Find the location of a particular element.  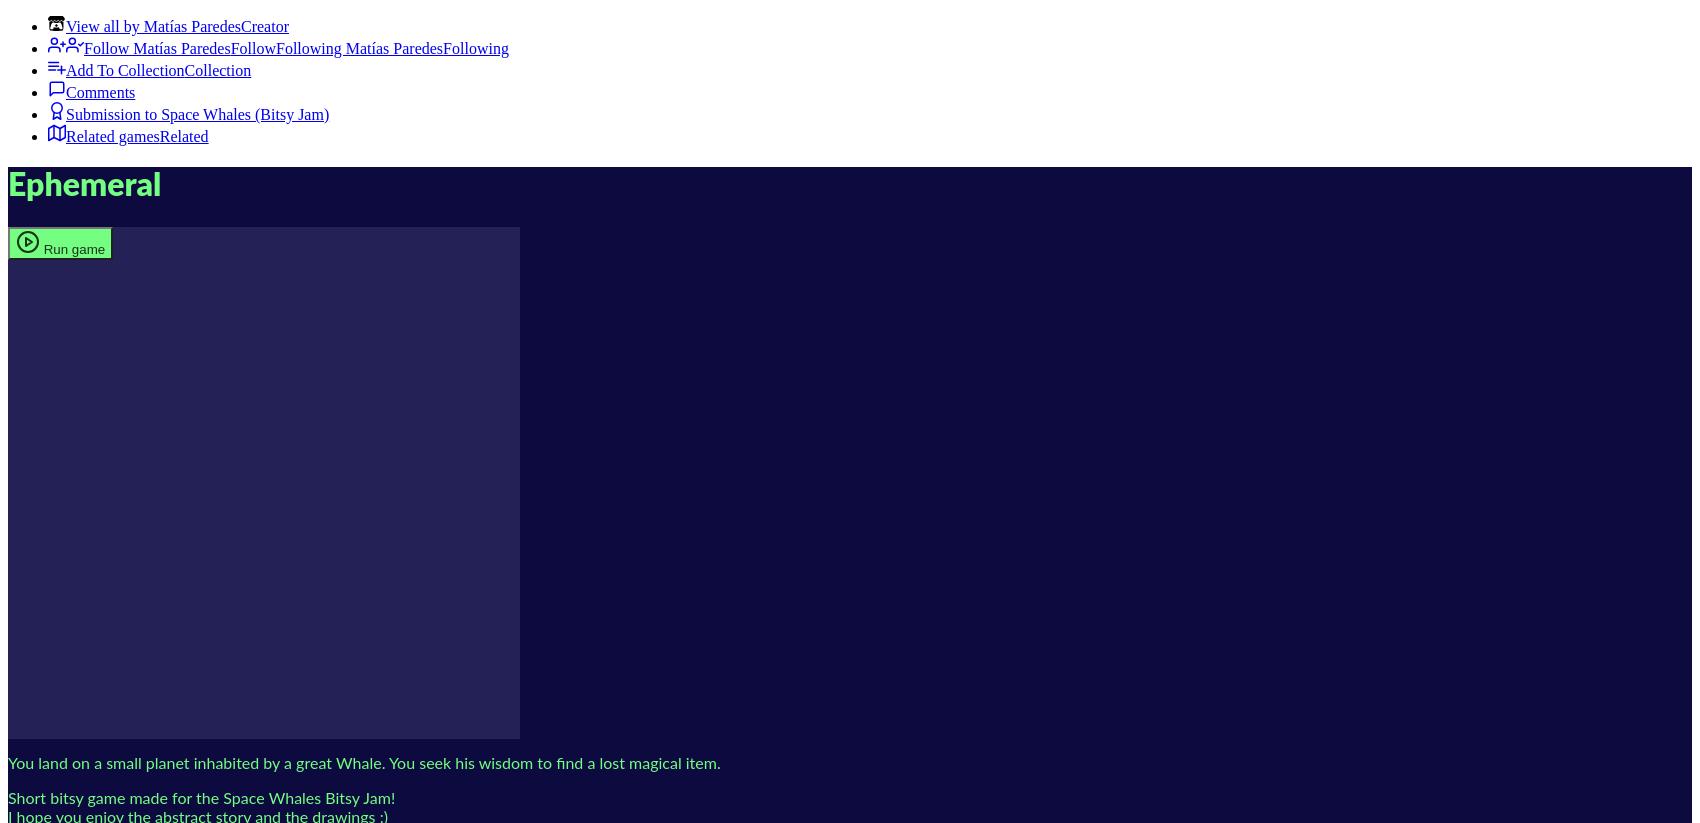

'Following' is located at coordinates (475, 48).